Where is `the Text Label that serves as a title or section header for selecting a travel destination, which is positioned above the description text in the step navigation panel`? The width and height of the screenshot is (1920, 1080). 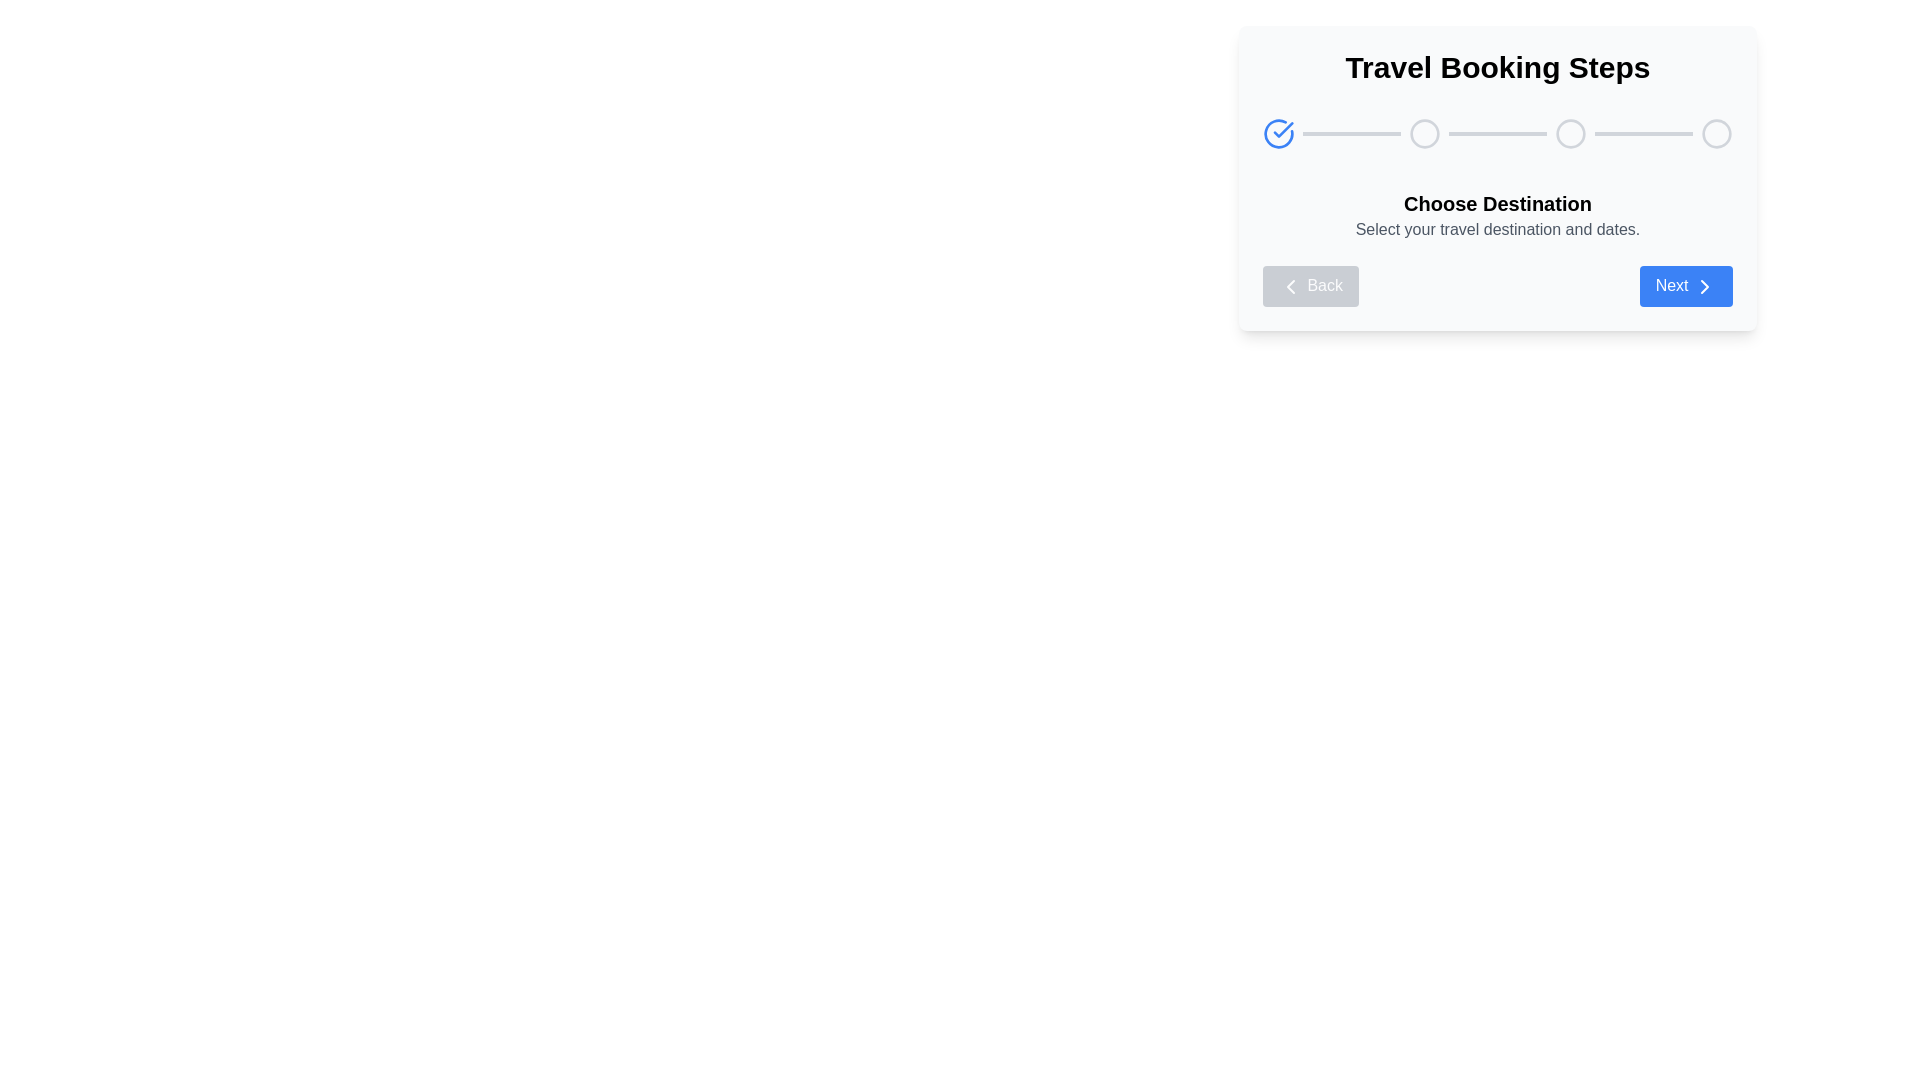 the Text Label that serves as a title or section header for selecting a travel destination, which is positioned above the description text in the step navigation panel is located at coordinates (1497, 204).